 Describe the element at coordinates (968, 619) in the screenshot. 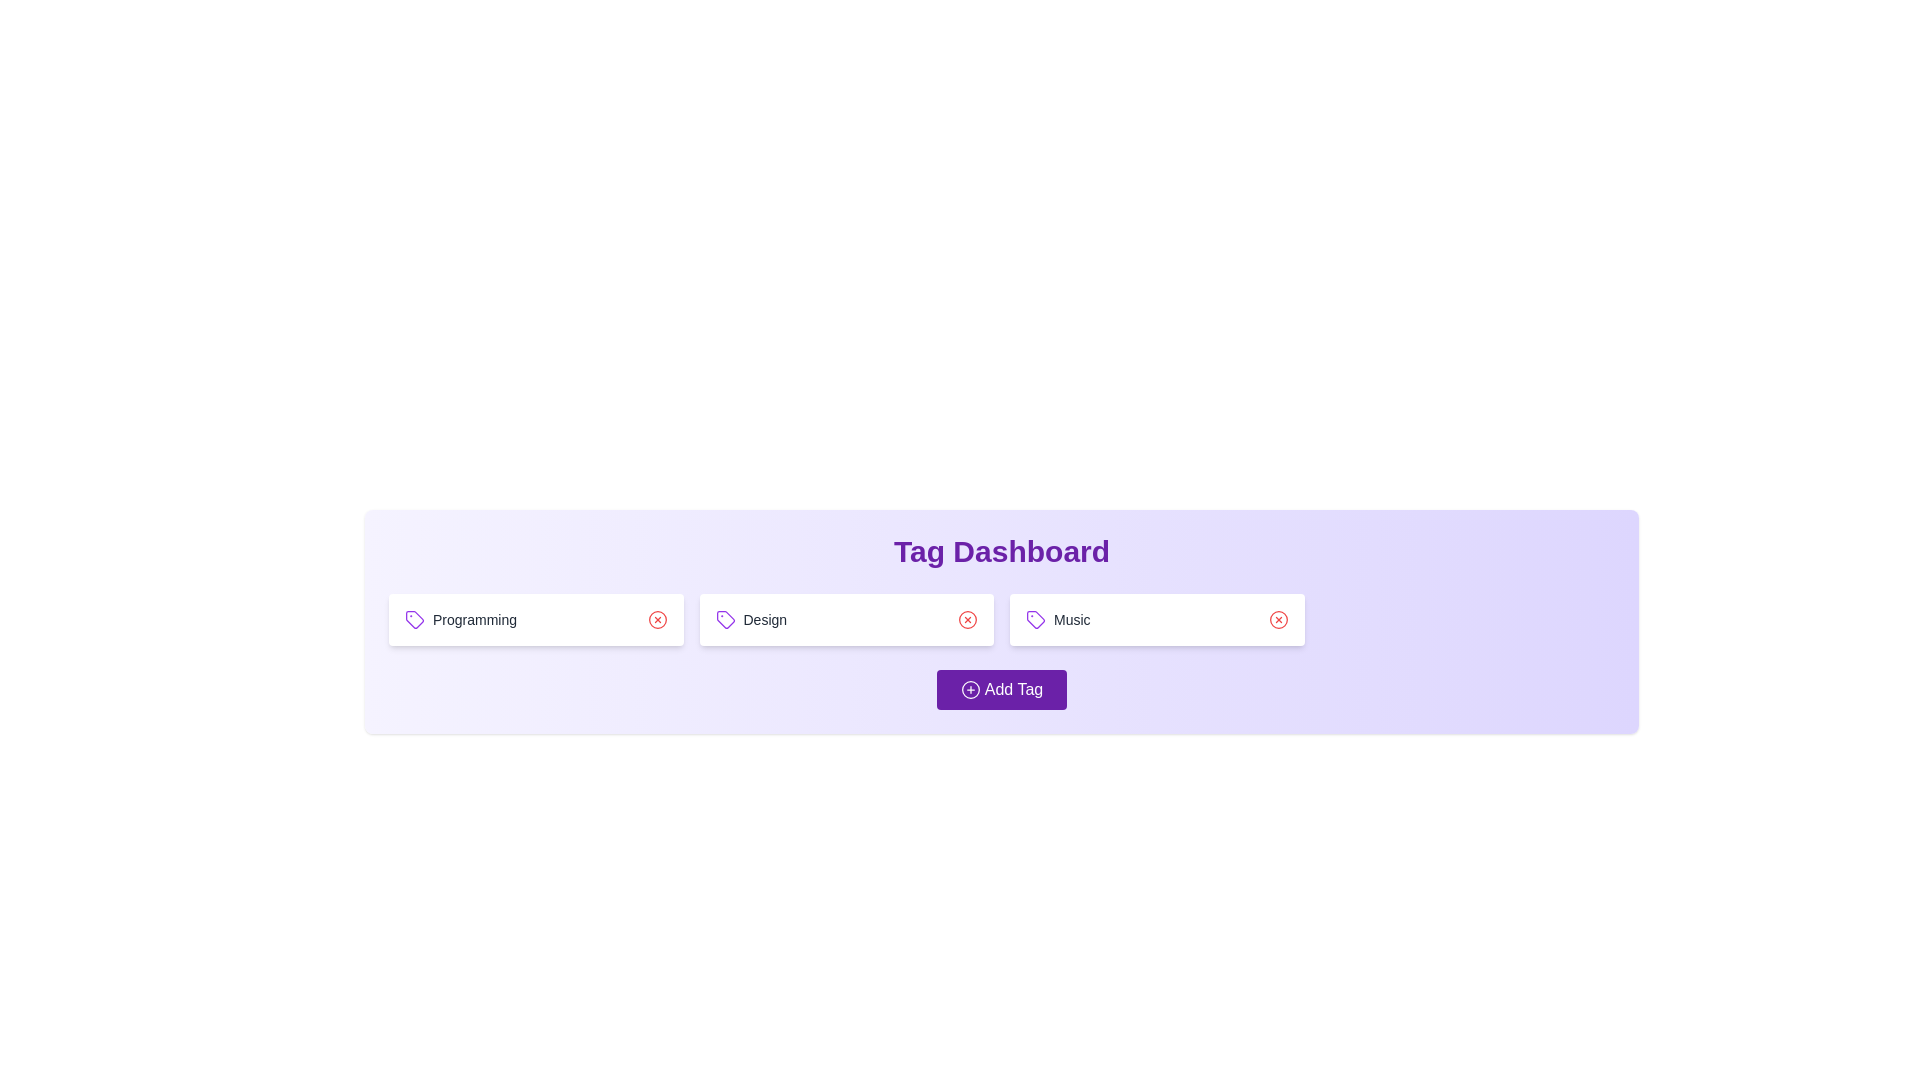

I see `the rightmost button in the card associated with the 'Design' label` at that location.